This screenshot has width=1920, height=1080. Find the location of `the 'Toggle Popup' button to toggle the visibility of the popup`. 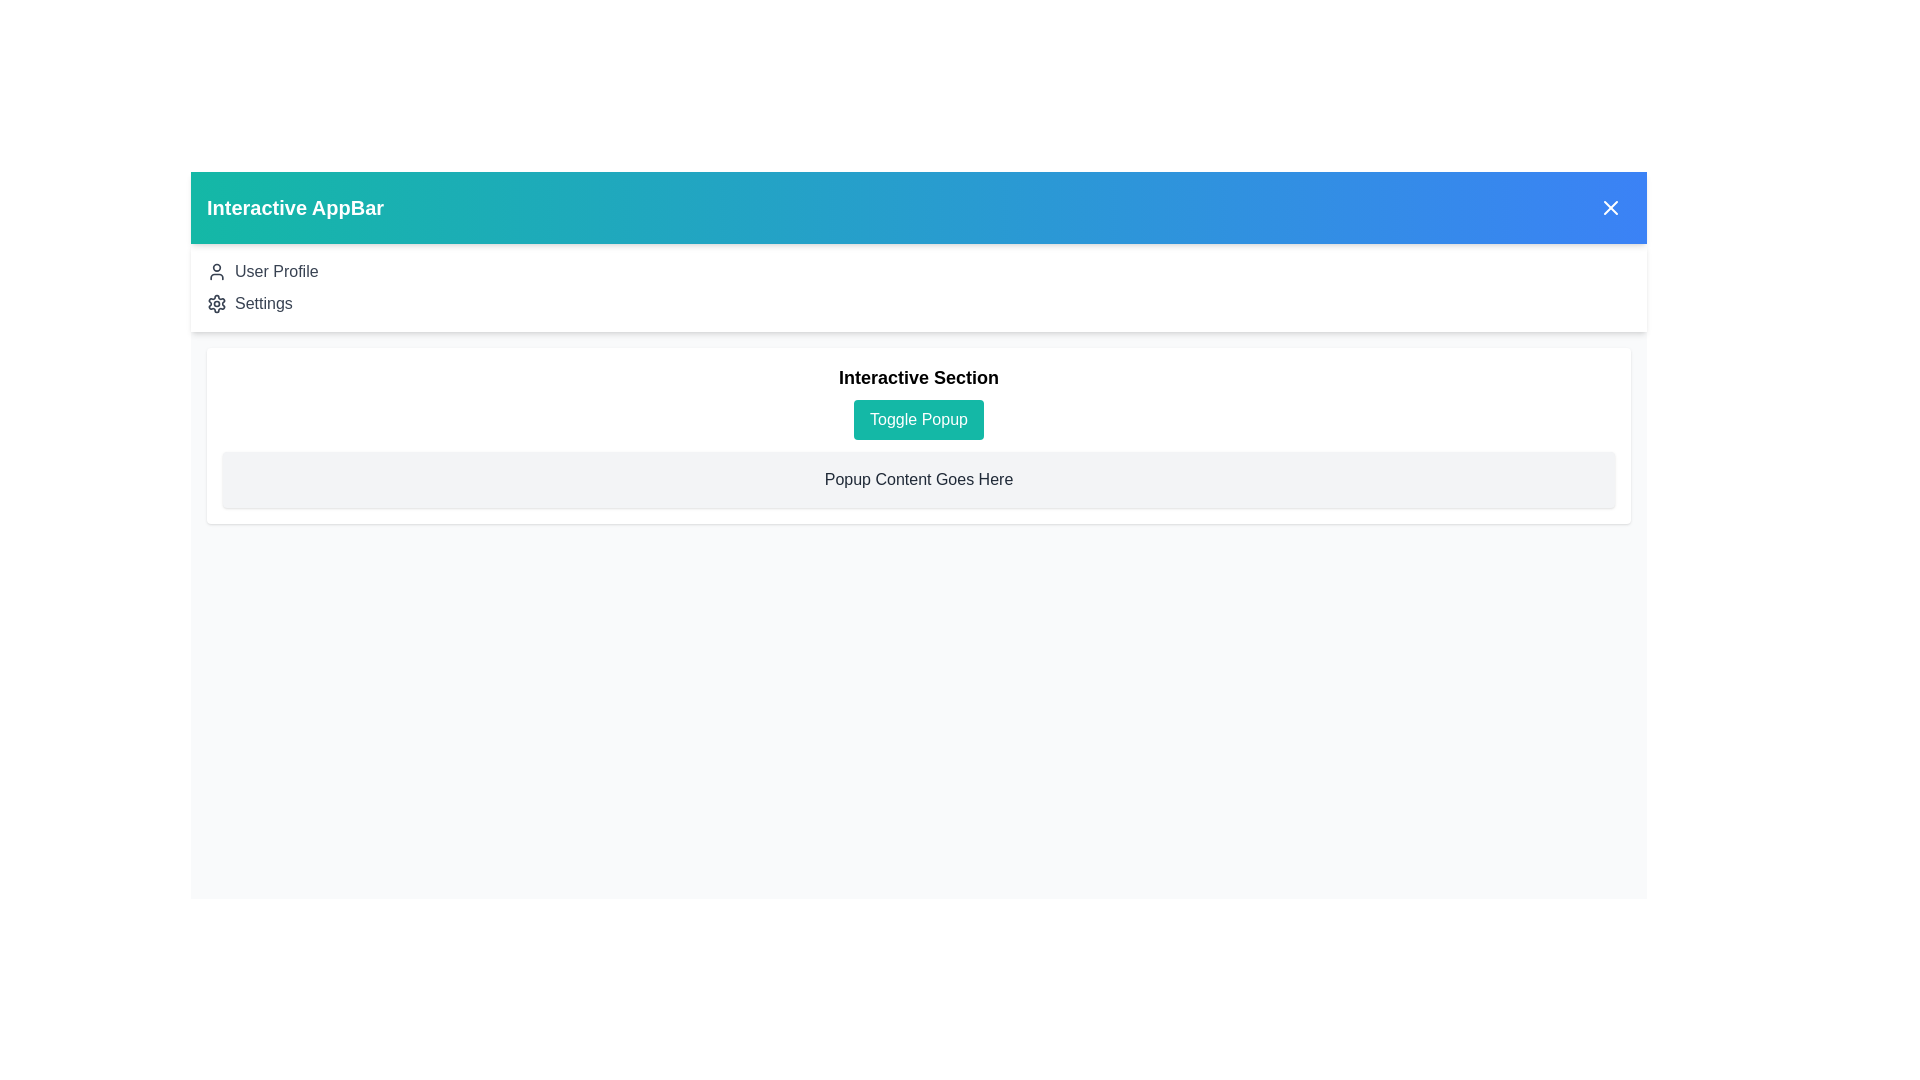

the 'Toggle Popup' button to toggle the visibility of the popup is located at coordinates (917, 419).